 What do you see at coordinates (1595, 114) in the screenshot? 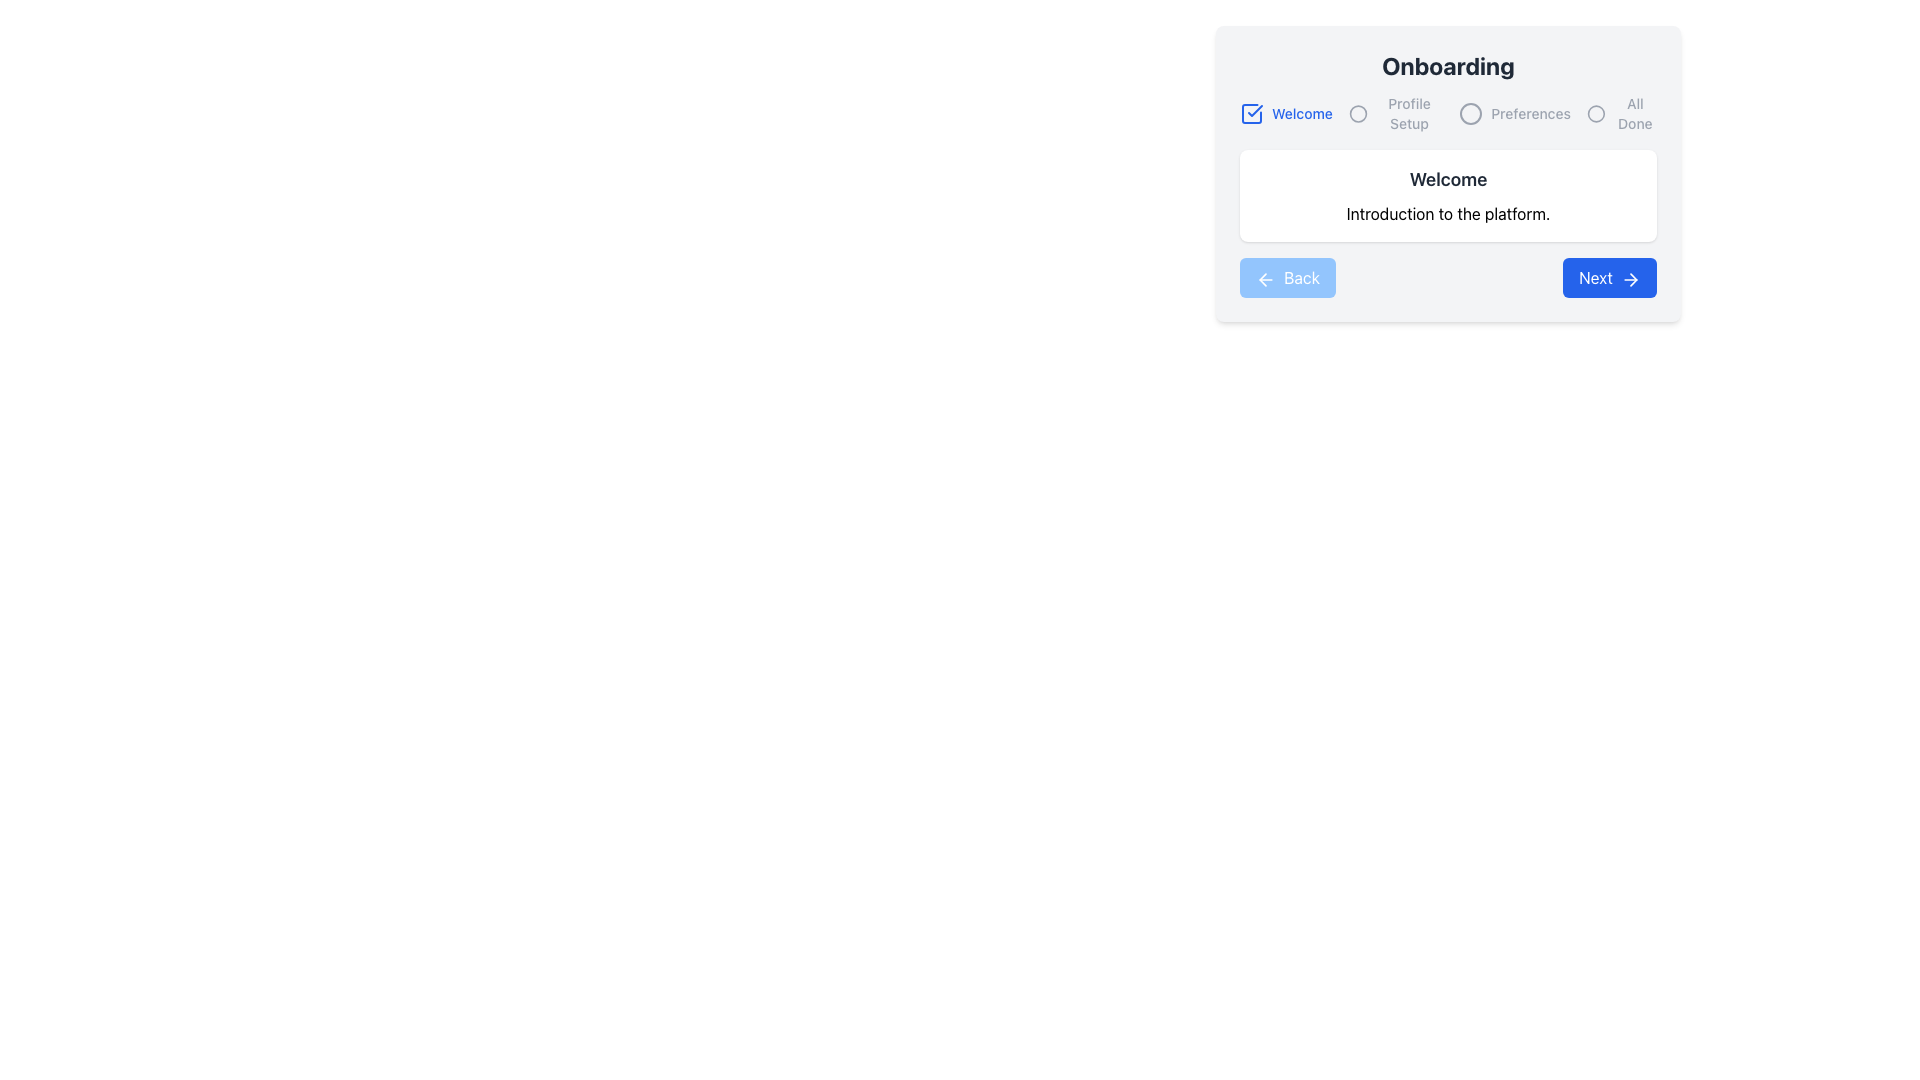
I see `the circular SVG graphic labeled 'All Done' in the Onboarding section, which is the fourth item from the left in the progress indicator row` at bounding box center [1595, 114].